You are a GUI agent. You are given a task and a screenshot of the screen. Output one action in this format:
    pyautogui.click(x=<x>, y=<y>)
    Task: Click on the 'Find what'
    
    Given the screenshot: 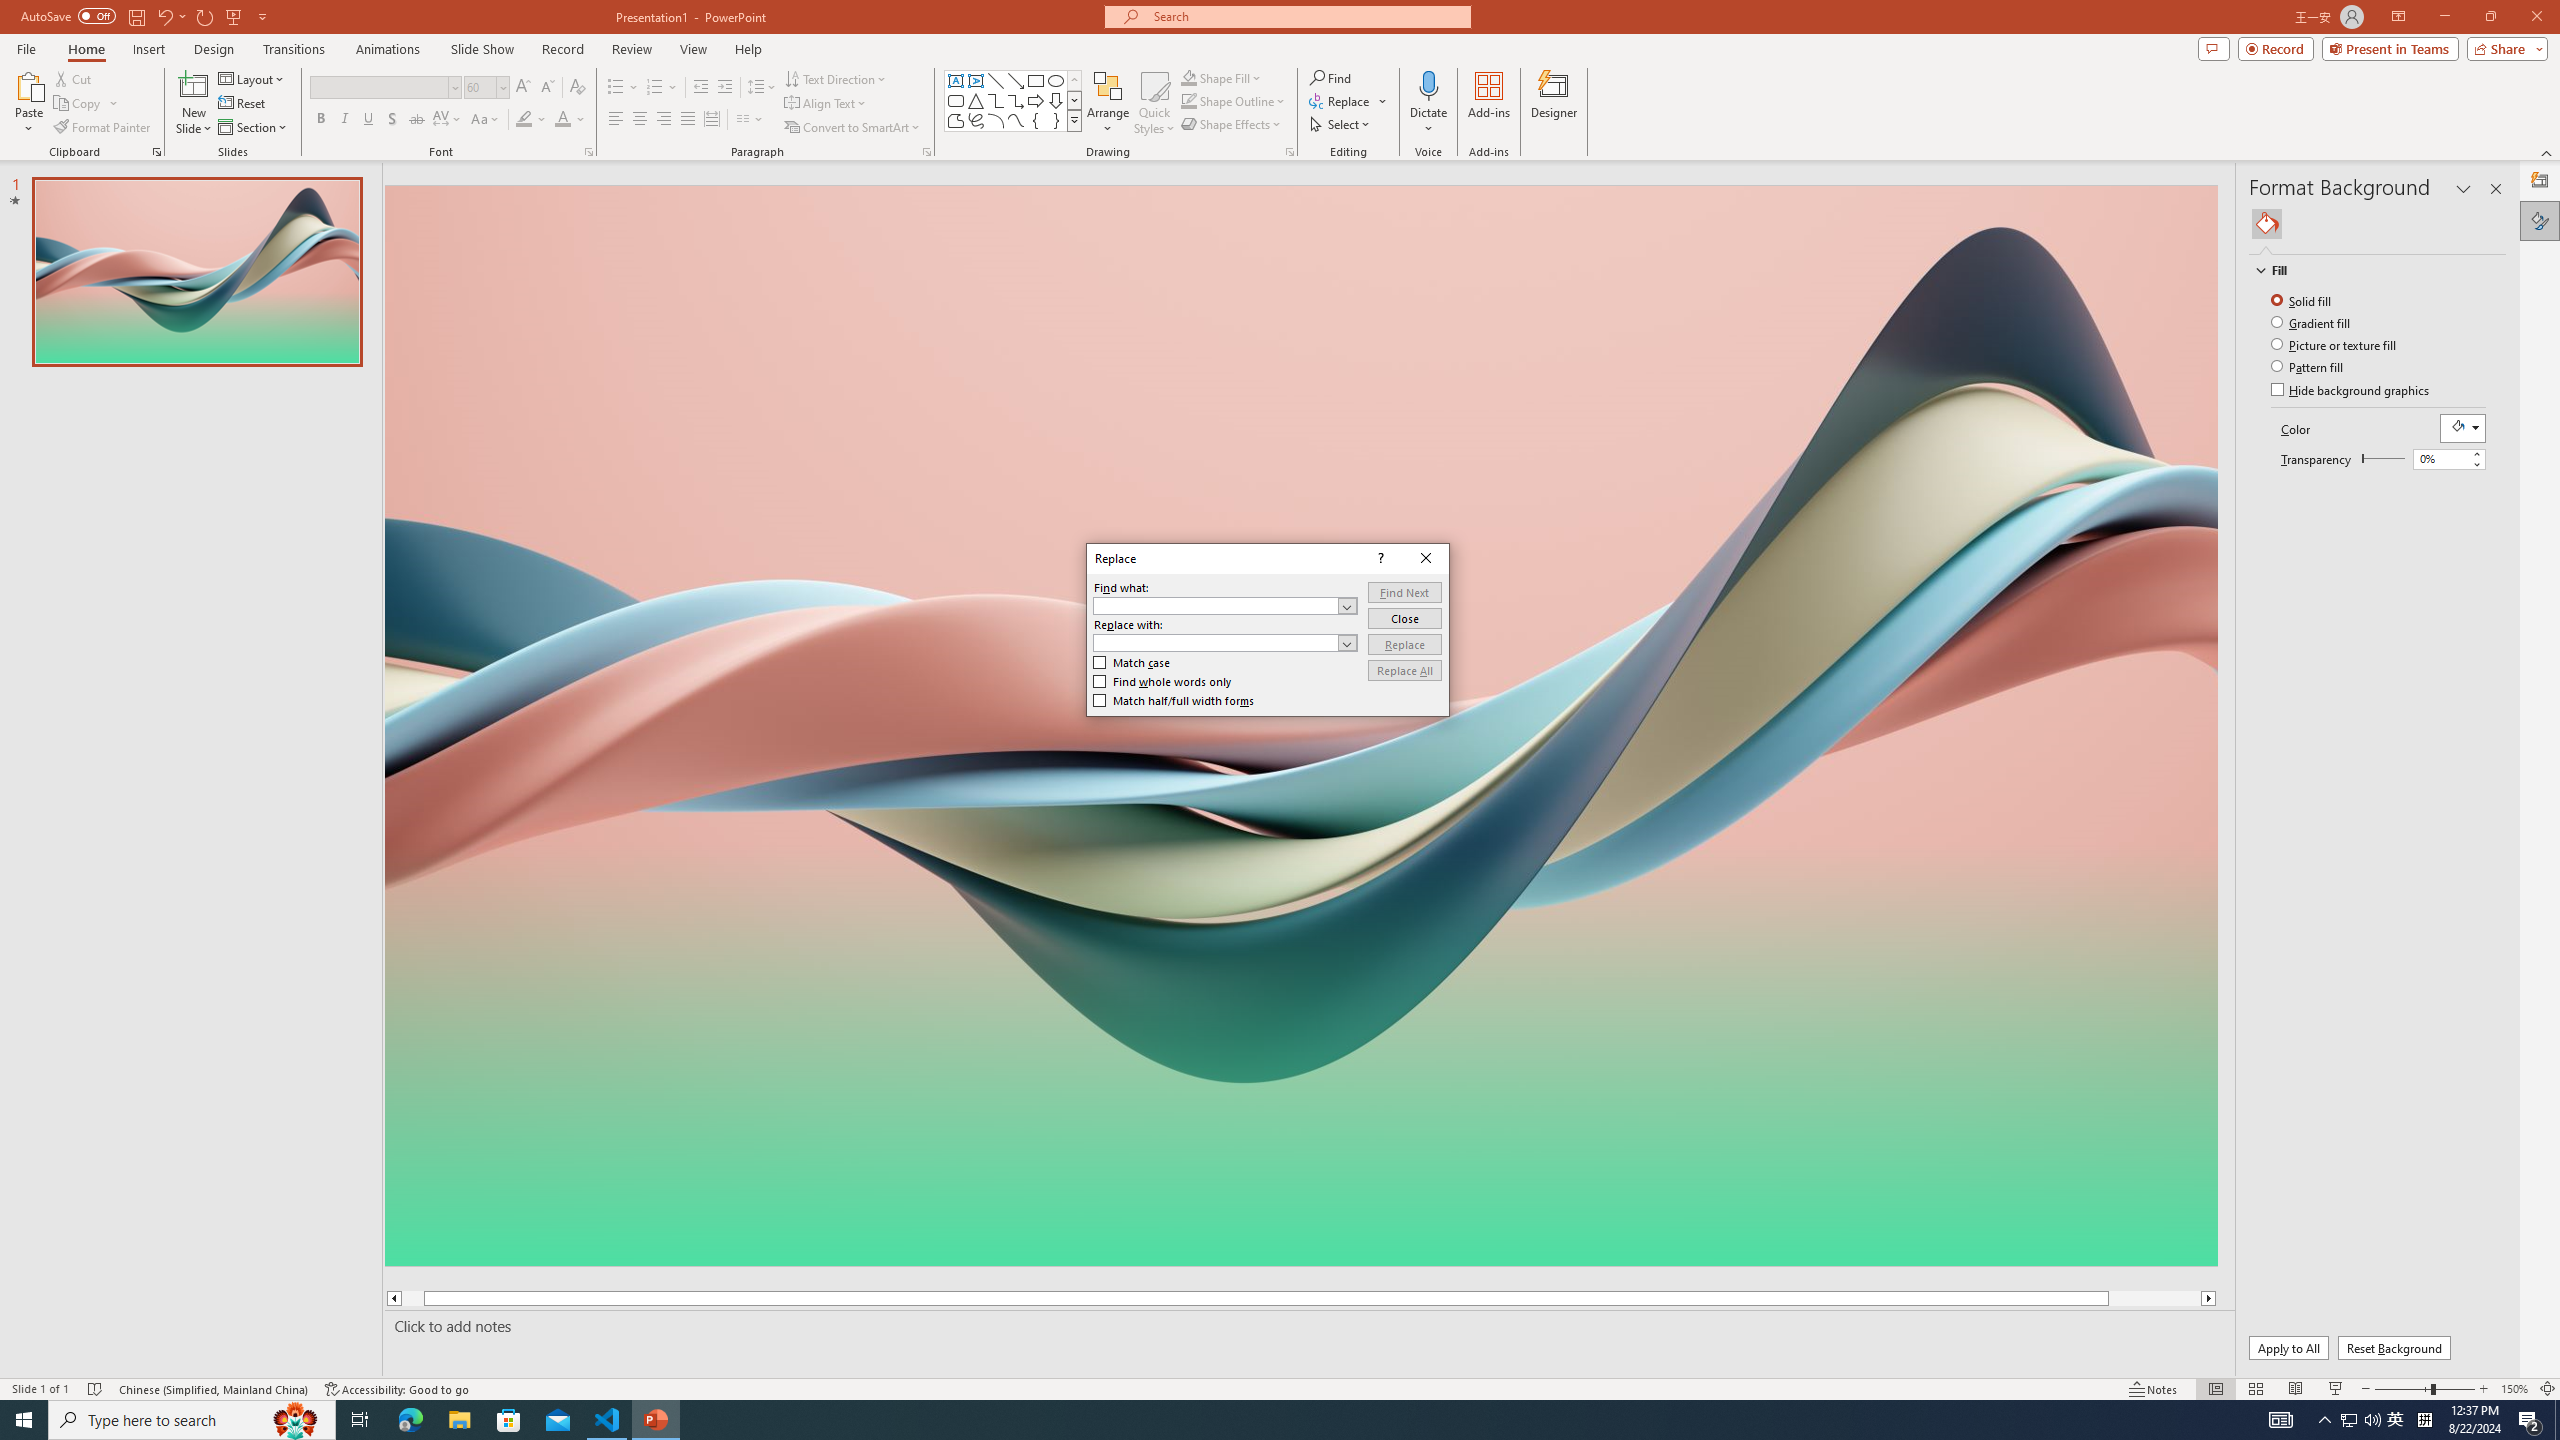 What is the action you would take?
    pyautogui.click(x=1215, y=605)
    